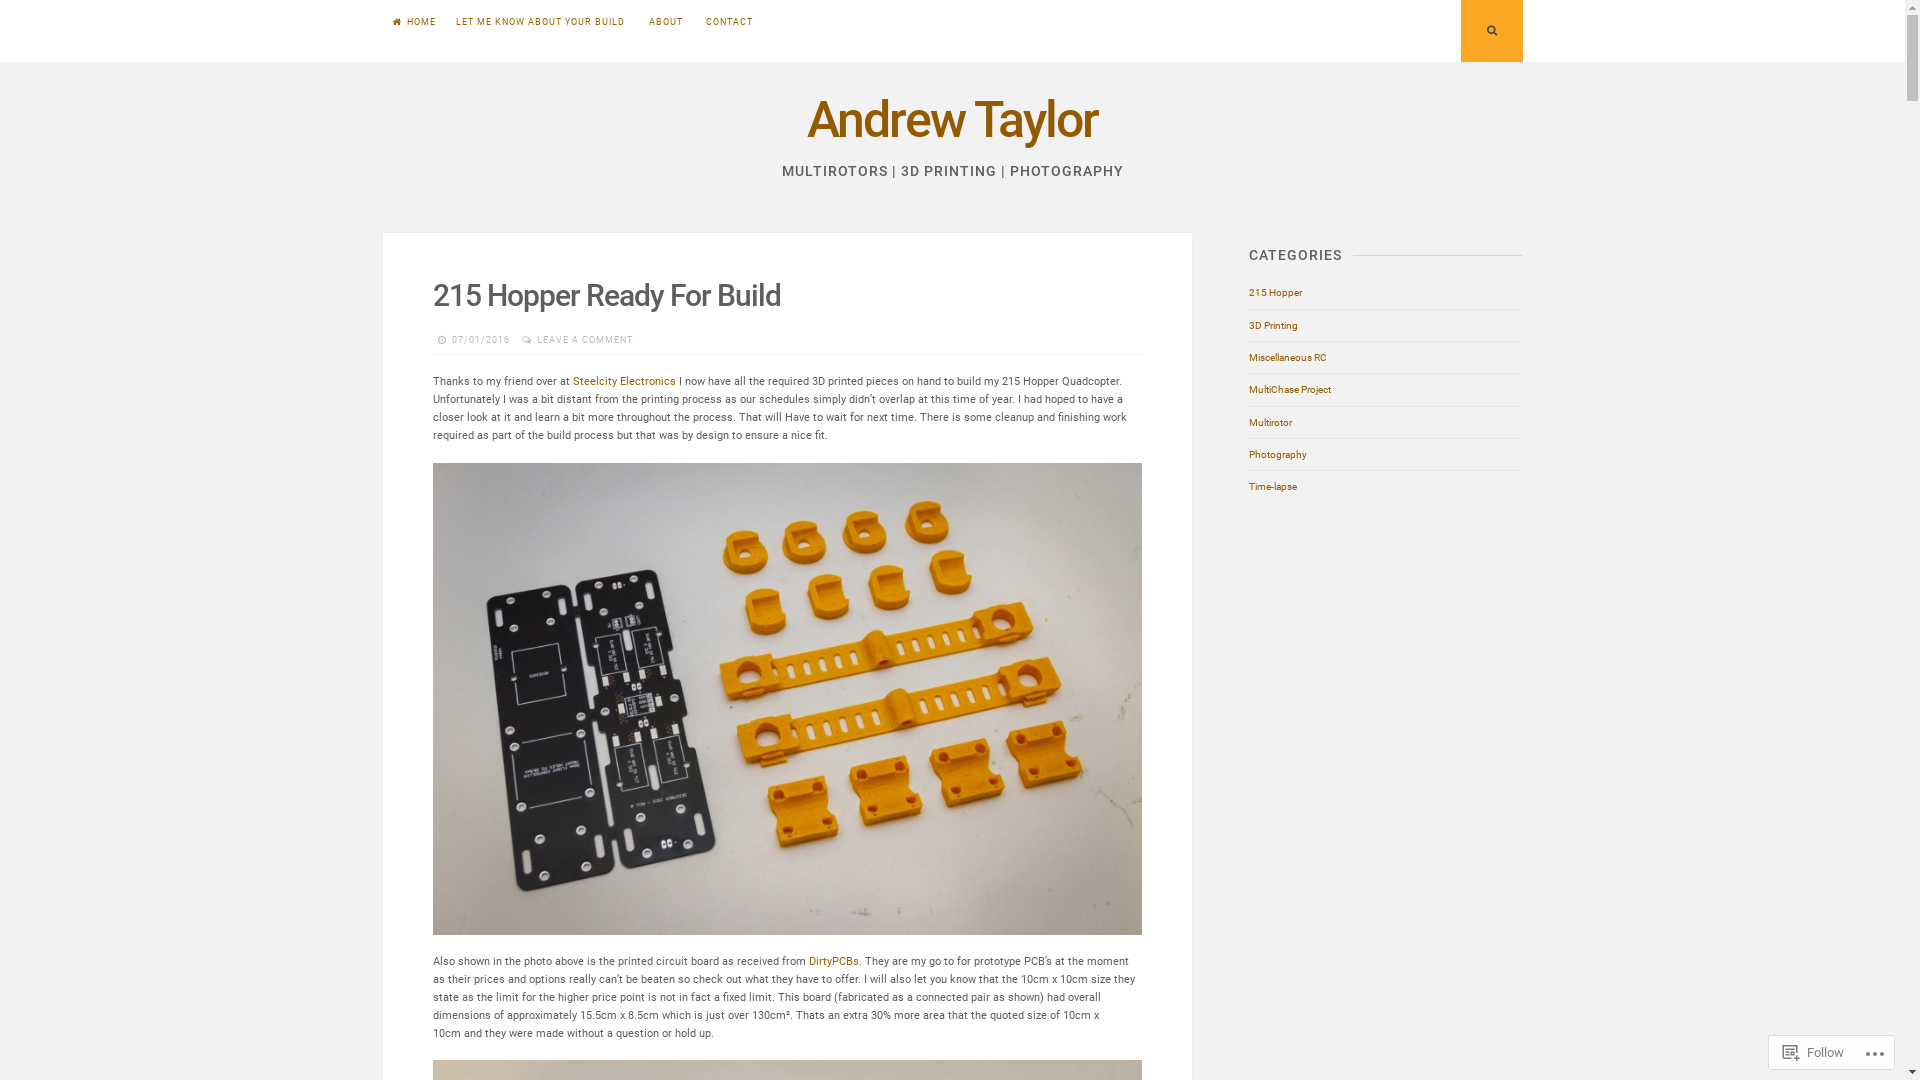 The height and width of the screenshot is (1080, 1920). I want to click on '3D Printing', so click(1272, 325).